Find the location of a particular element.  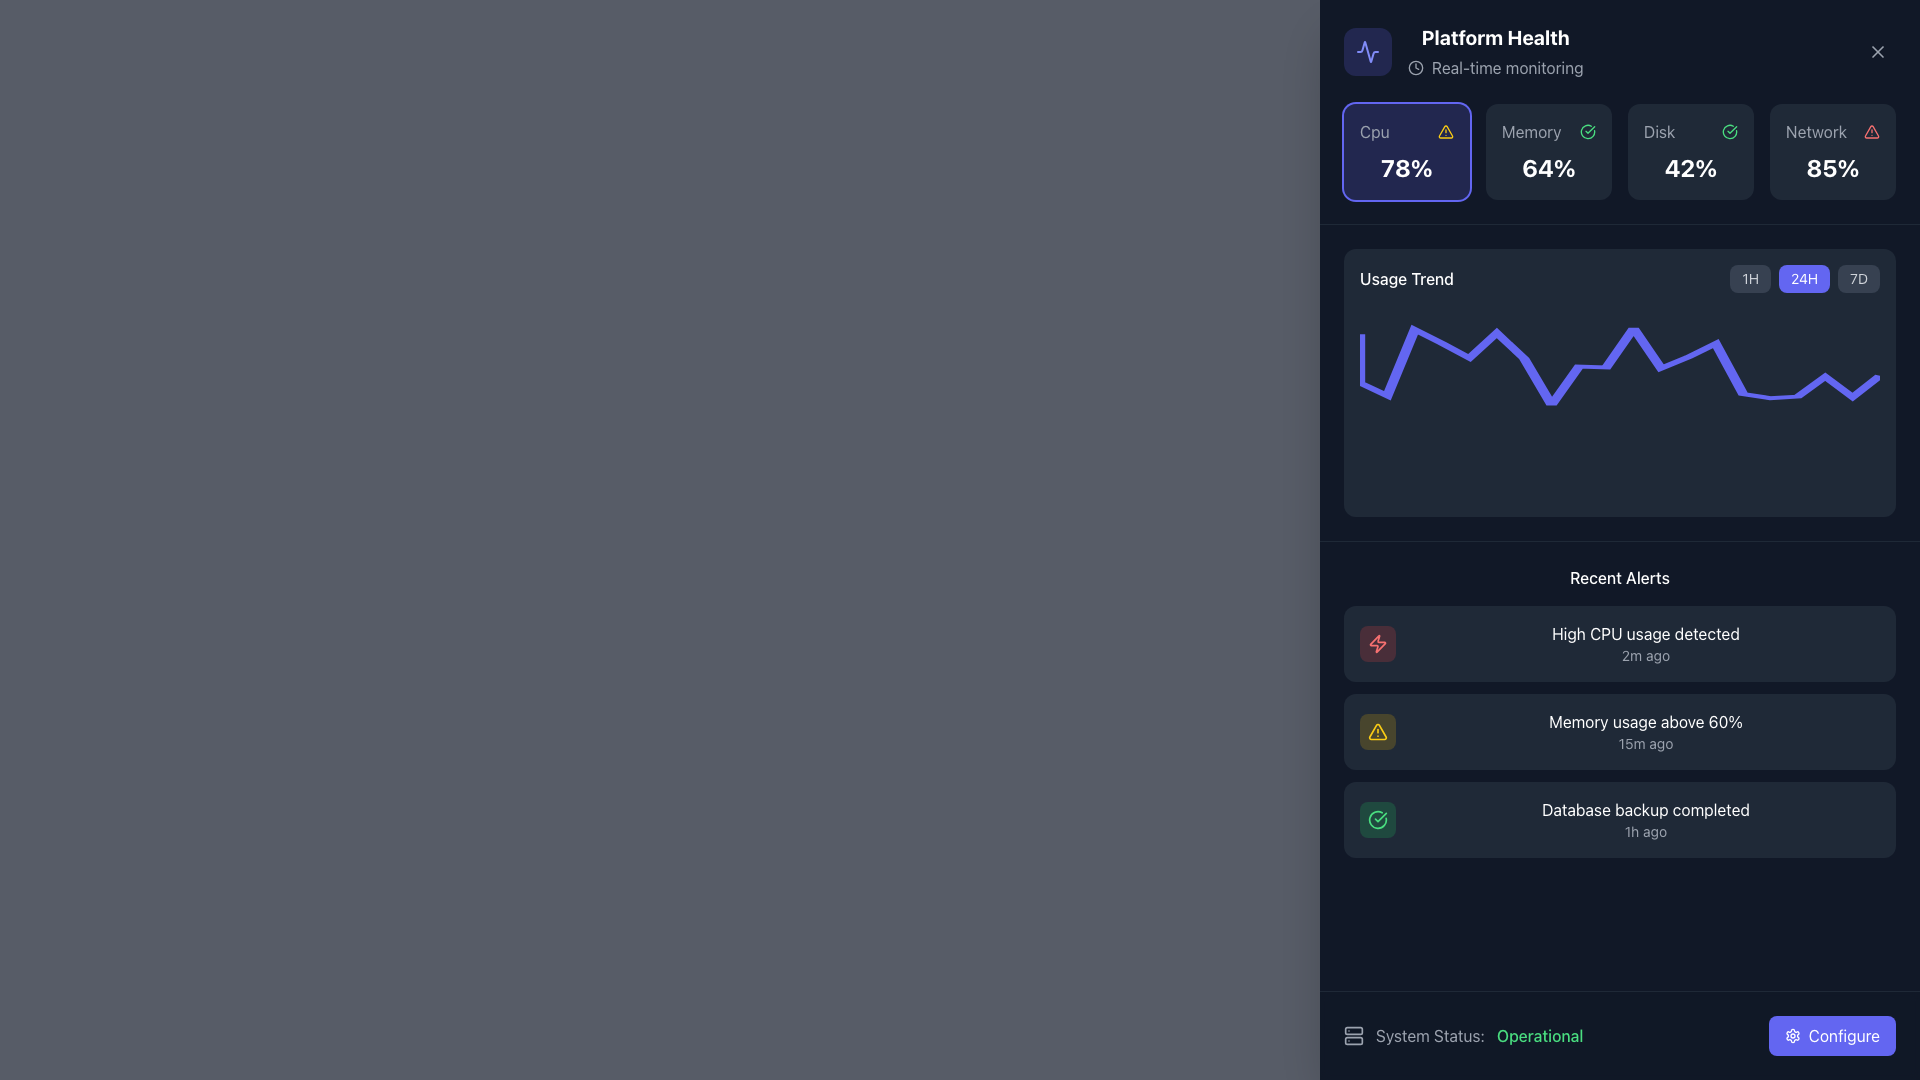

the circular green checkmark icon indicating a successful state, located next to the 'Memory' metric in the 'Platform Health' section is located at coordinates (1587, 131).